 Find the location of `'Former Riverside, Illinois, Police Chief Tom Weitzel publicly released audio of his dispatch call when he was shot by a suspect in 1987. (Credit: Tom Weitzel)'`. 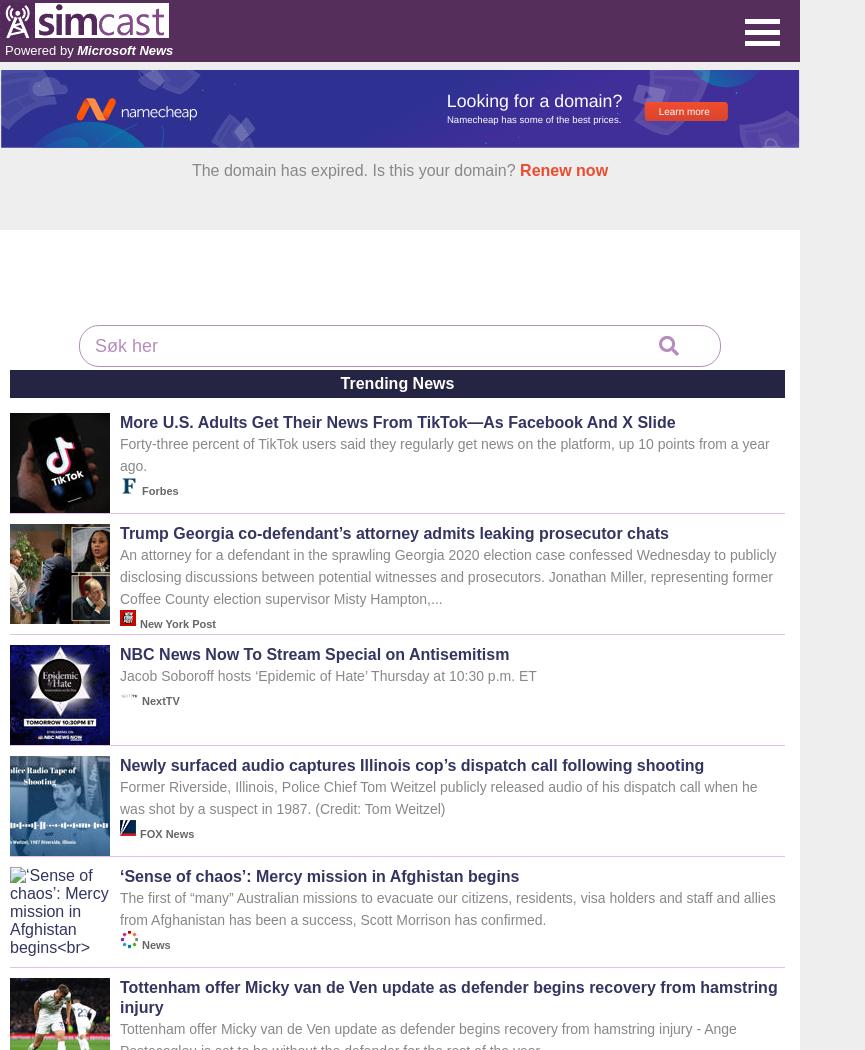

'Former Riverside, Illinois, Police Chief Tom Weitzel publicly released audio of his dispatch call when he was shot by a suspect in 1987. (Credit: Tom Weitzel)' is located at coordinates (119, 797).